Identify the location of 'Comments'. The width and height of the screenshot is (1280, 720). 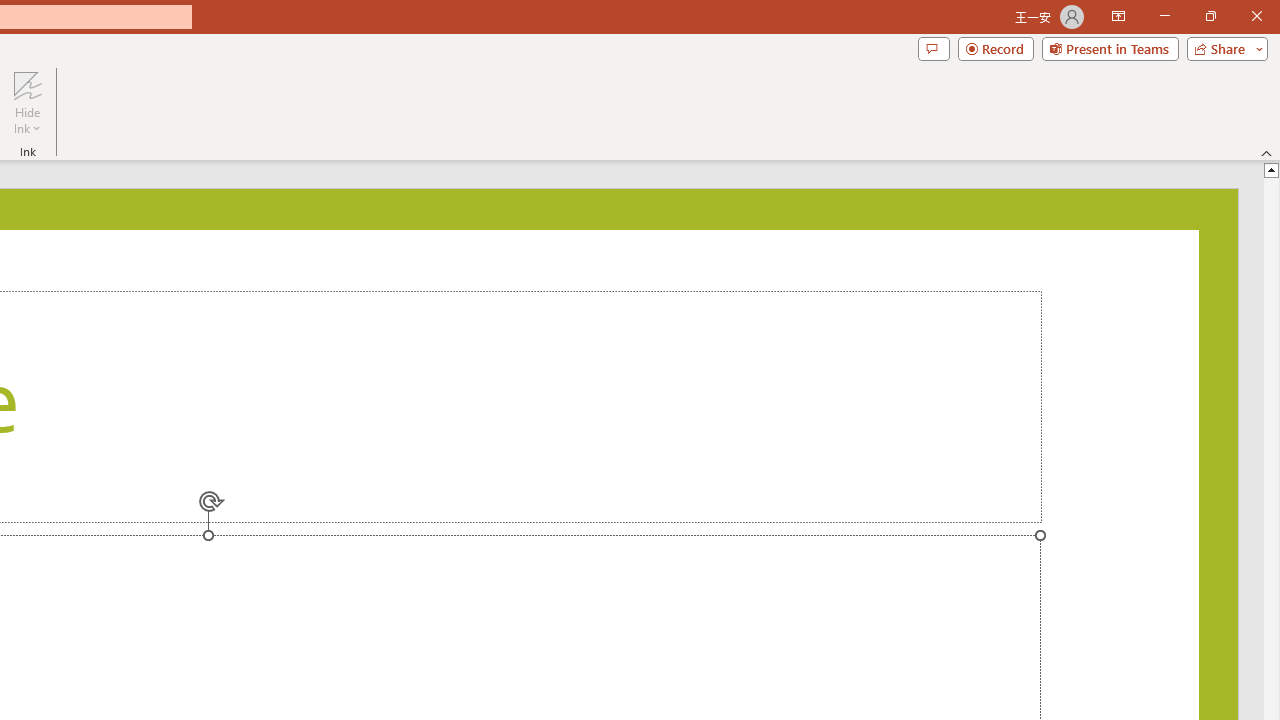
(932, 47).